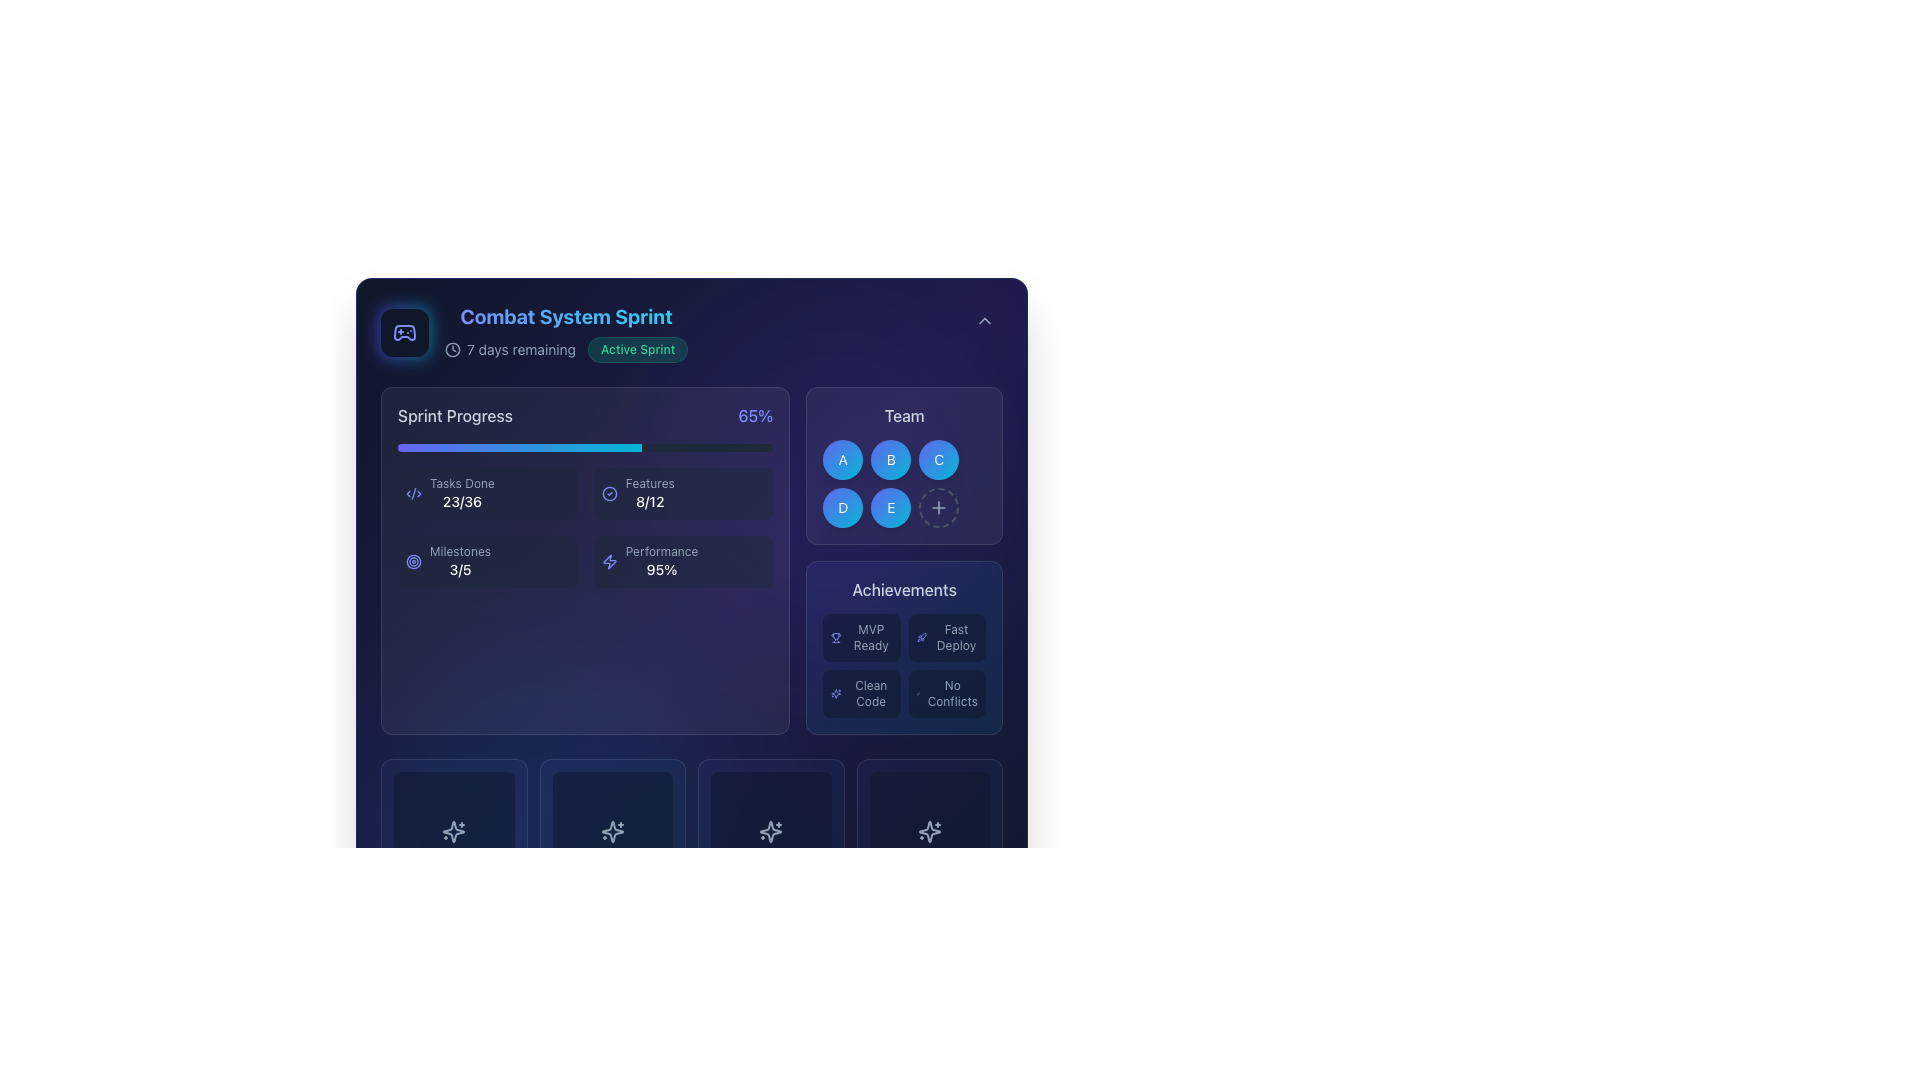  What do you see at coordinates (459, 570) in the screenshot?
I see `the text label displaying '3/5', which is styled in bold white font and located beneath the 'Milestones' label in the 'Sprint Progress' section` at bounding box center [459, 570].